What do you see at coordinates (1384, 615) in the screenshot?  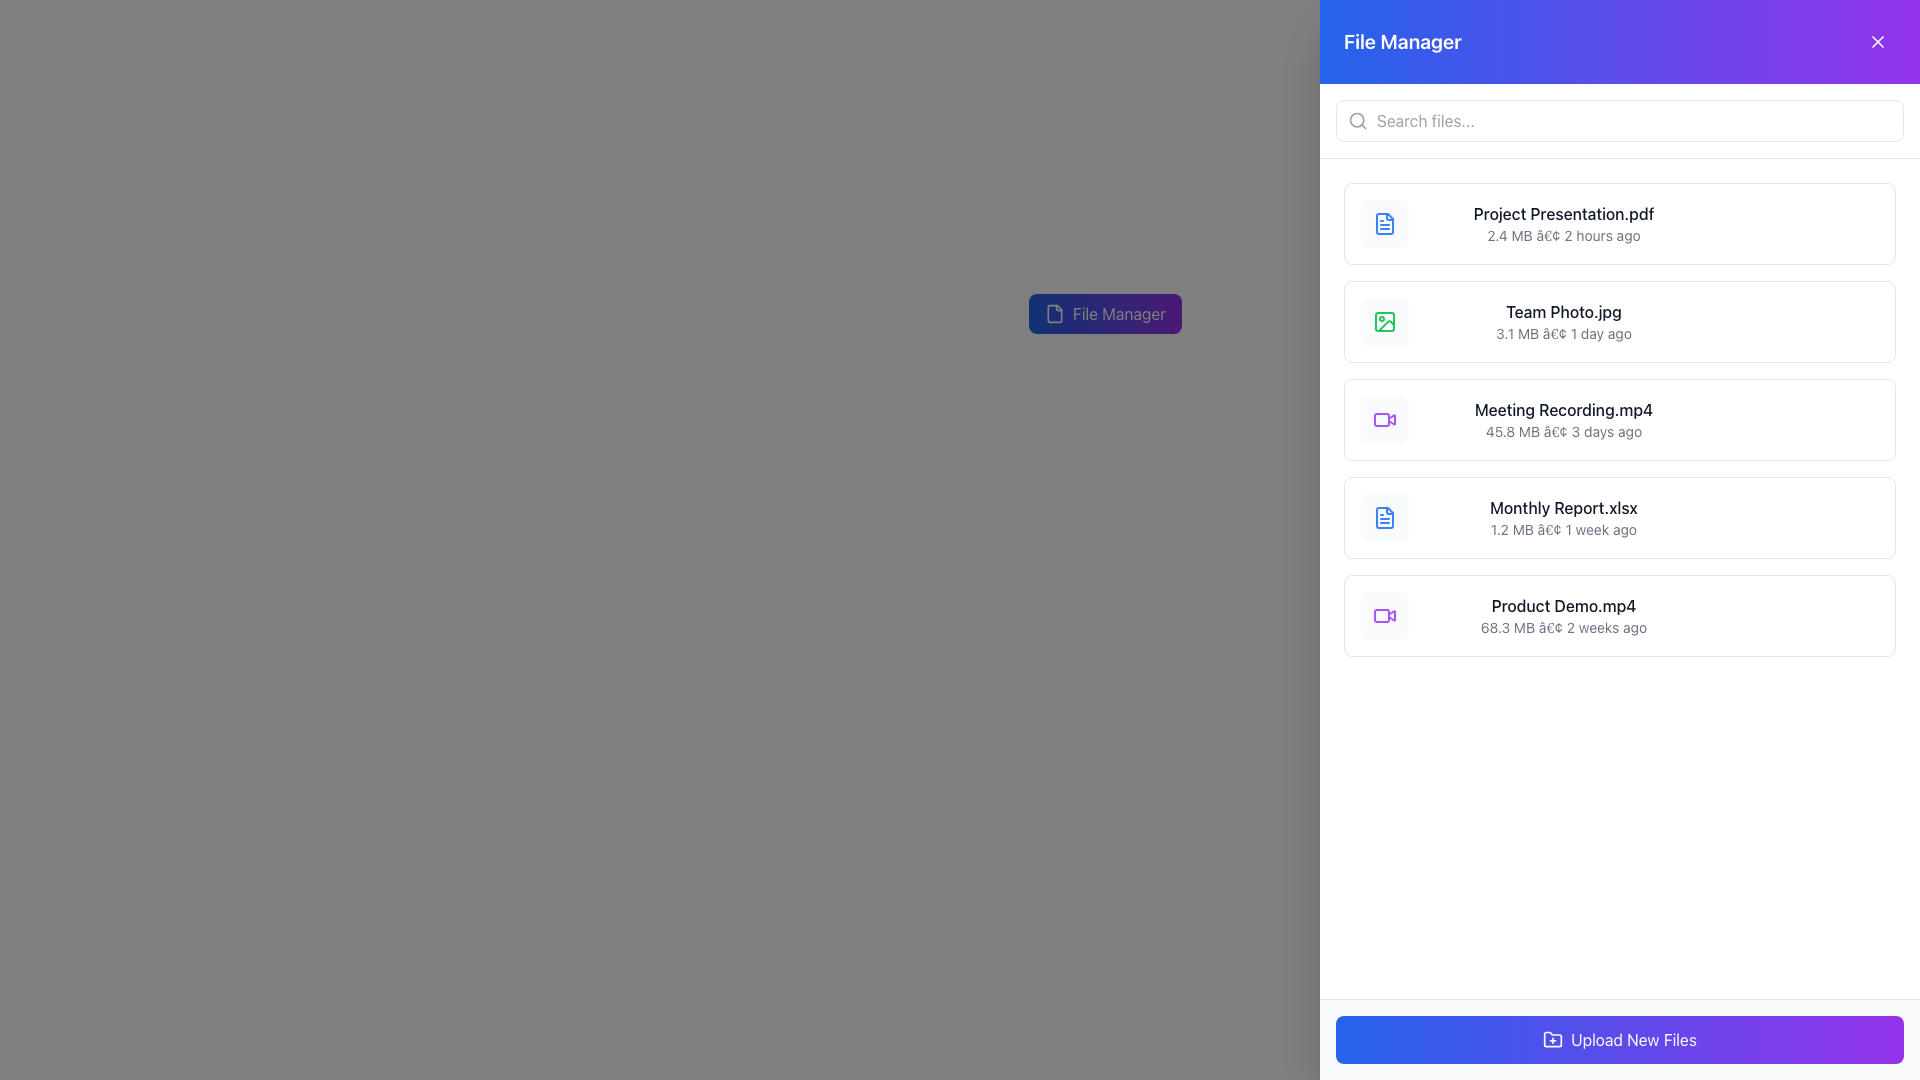 I see `the purple video file icon representing a camera with a recording lens located in the fourth row of a file manager interface` at bounding box center [1384, 615].